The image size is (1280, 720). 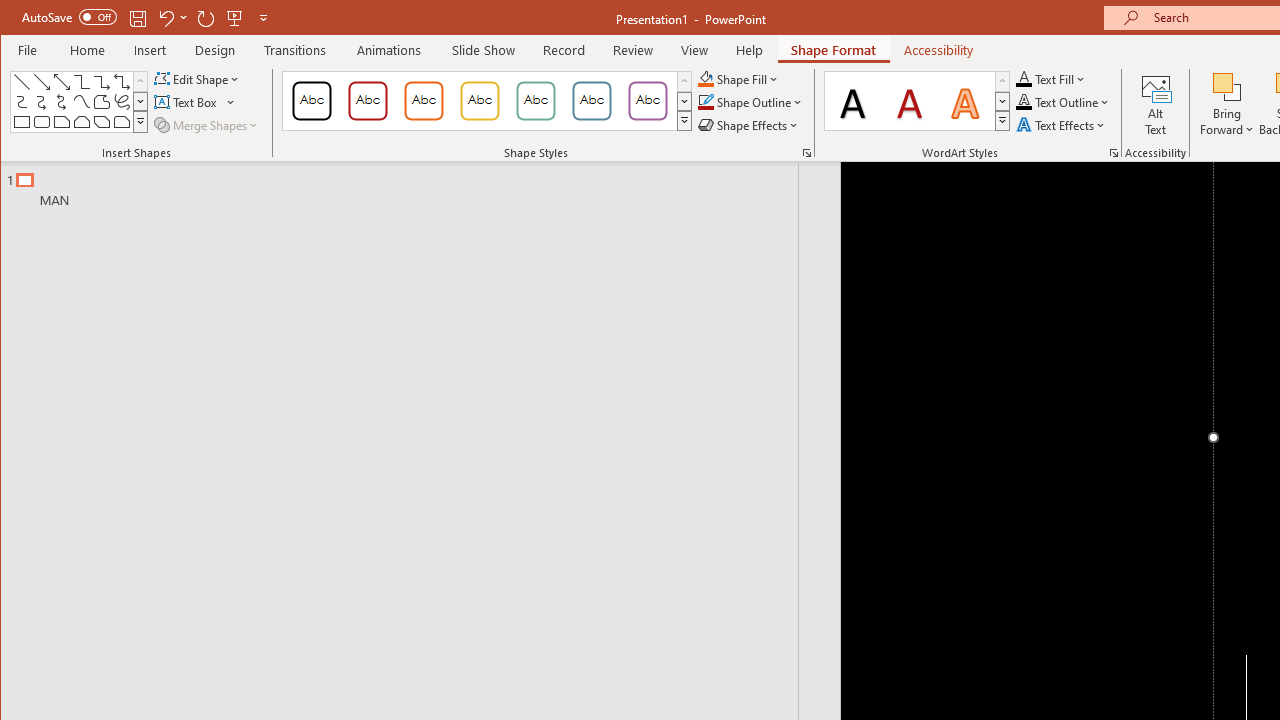 I want to click on 'Fill: Black, Text color 1; Shadow', so click(x=853, y=100).